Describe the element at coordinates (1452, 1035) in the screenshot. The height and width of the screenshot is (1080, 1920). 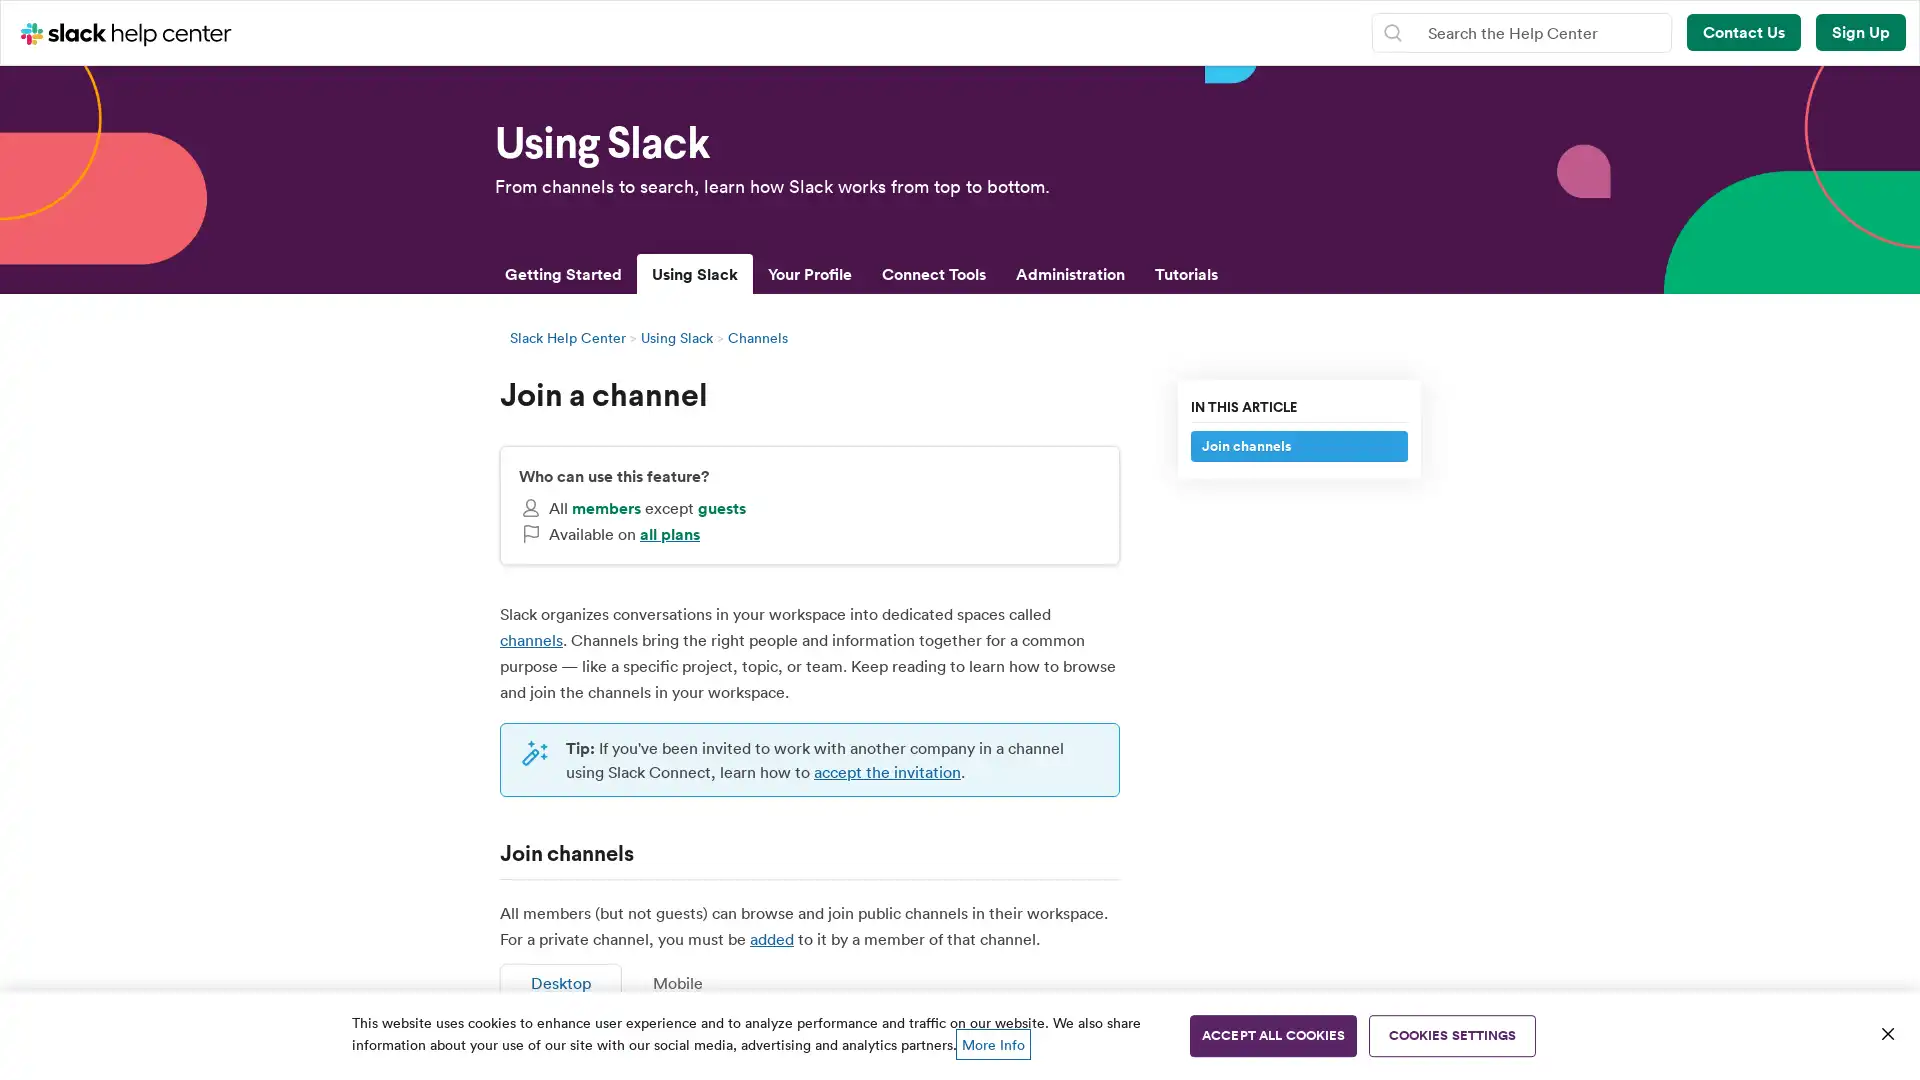
I see `COOKIES SETTINGS` at that location.